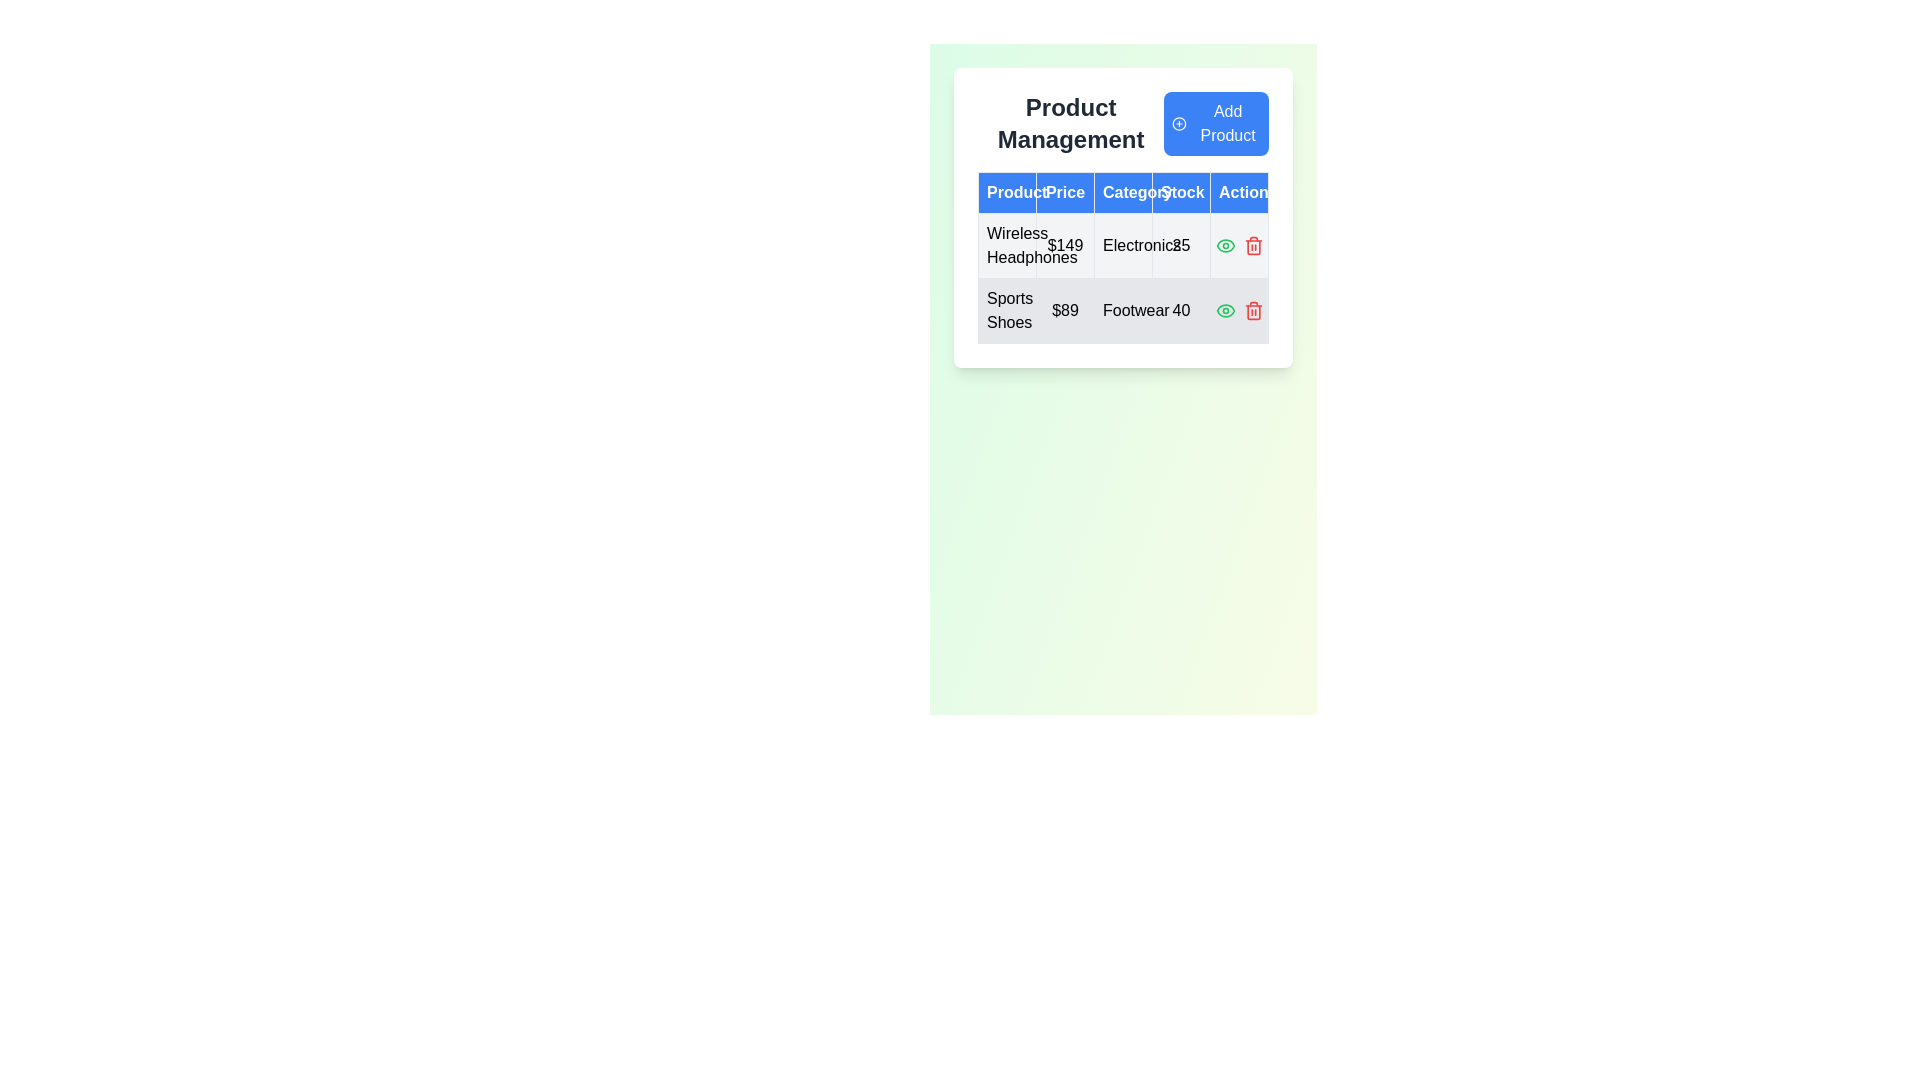 The width and height of the screenshot is (1920, 1080). I want to click on the textual table cell in the third column labeled 'Category' of the first data row, which indicates the category of the product 'Wireless Headphones', so click(1123, 245).